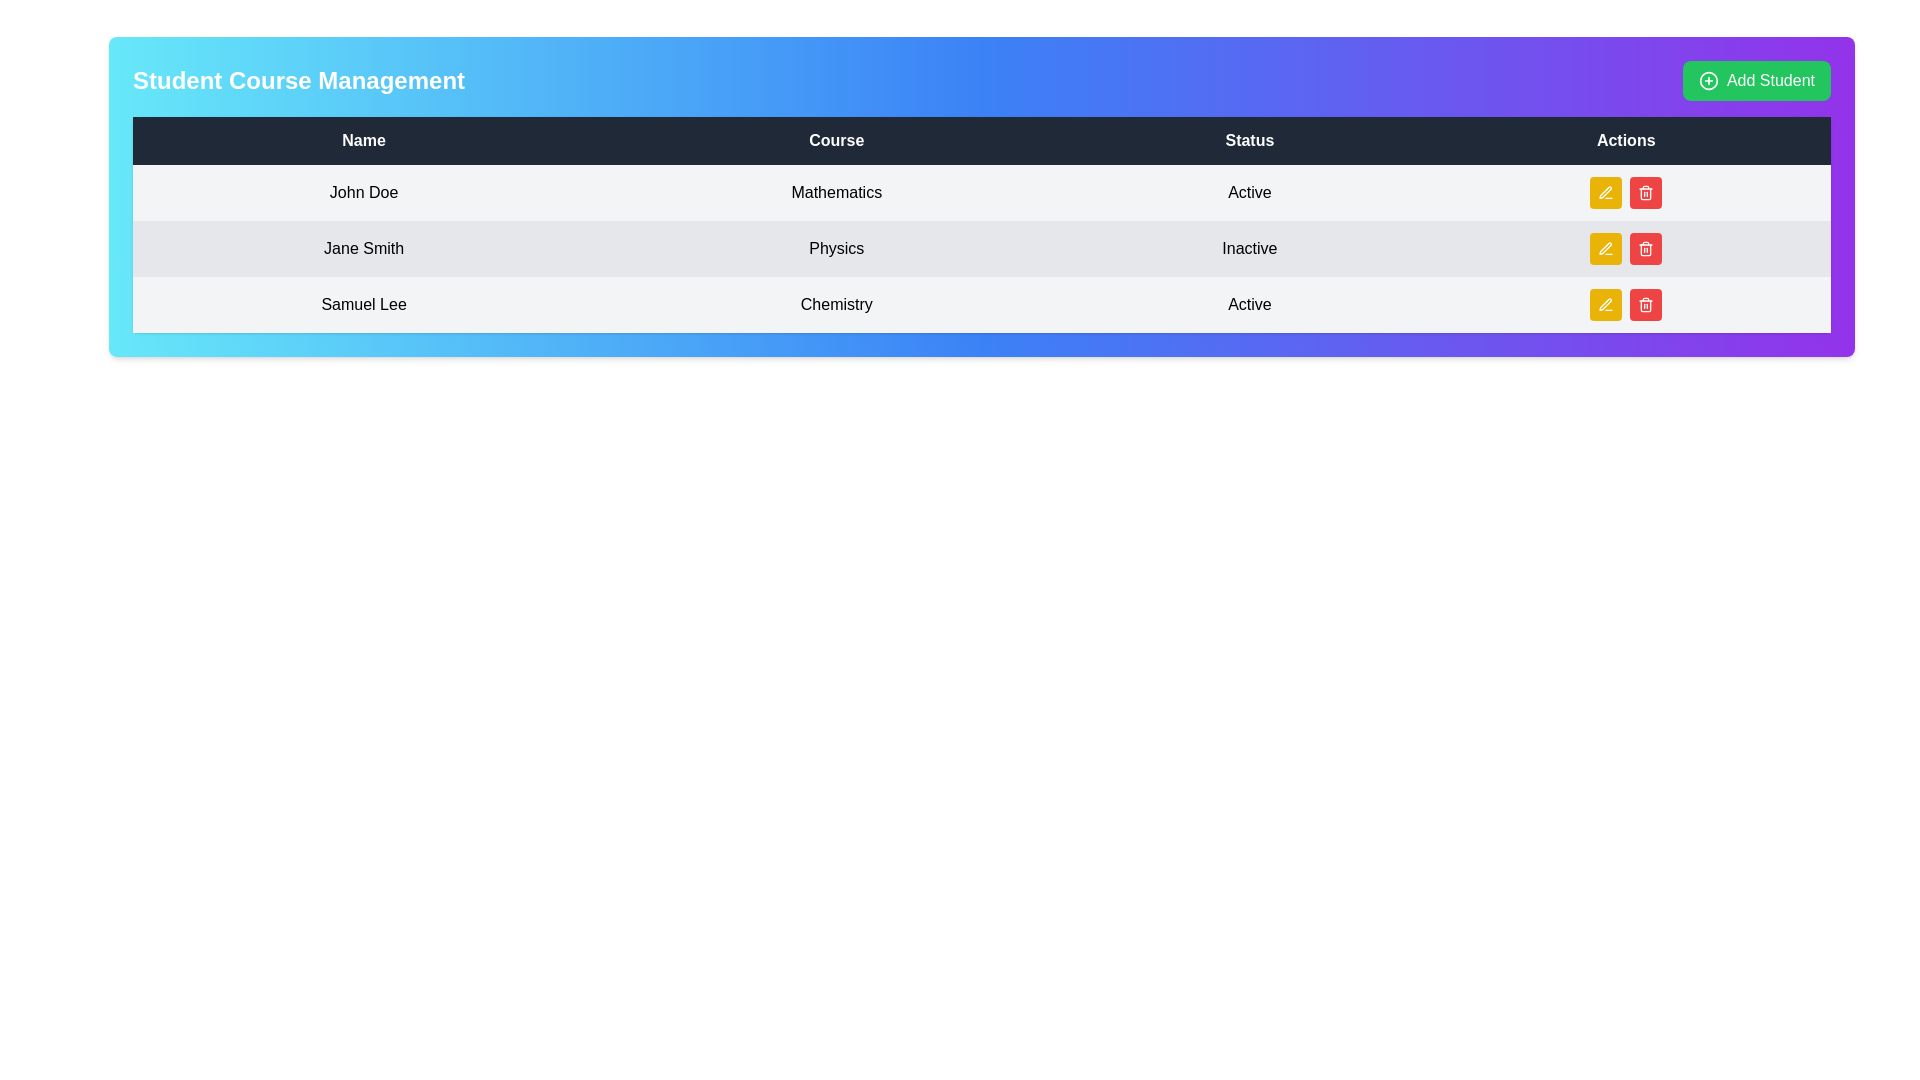 This screenshot has width=1920, height=1080. Describe the element at coordinates (364, 192) in the screenshot. I see `the text label displaying the name entry located` at that location.